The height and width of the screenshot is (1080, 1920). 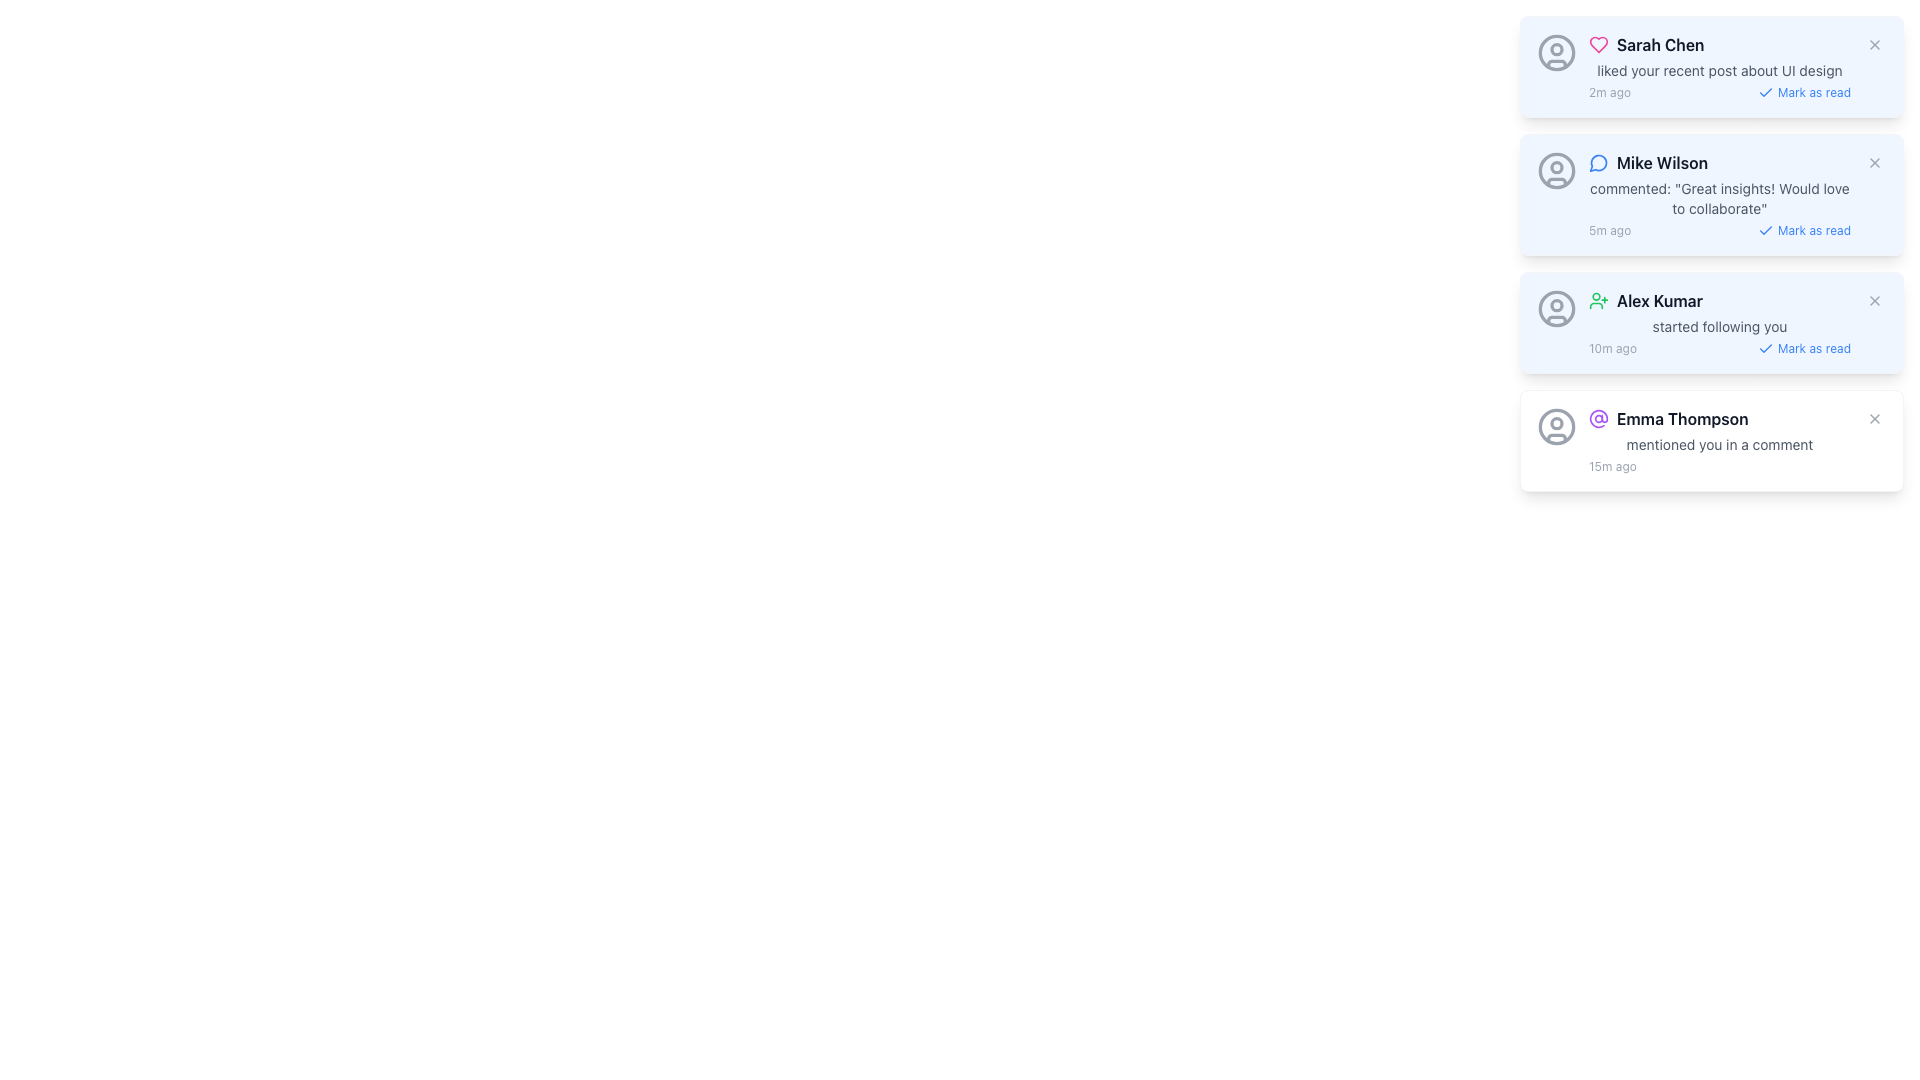 I want to click on the dismiss button located at the top-right corner of the 'Emma Thompson mentioned you in a comment' notification card, so click(x=1874, y=418).